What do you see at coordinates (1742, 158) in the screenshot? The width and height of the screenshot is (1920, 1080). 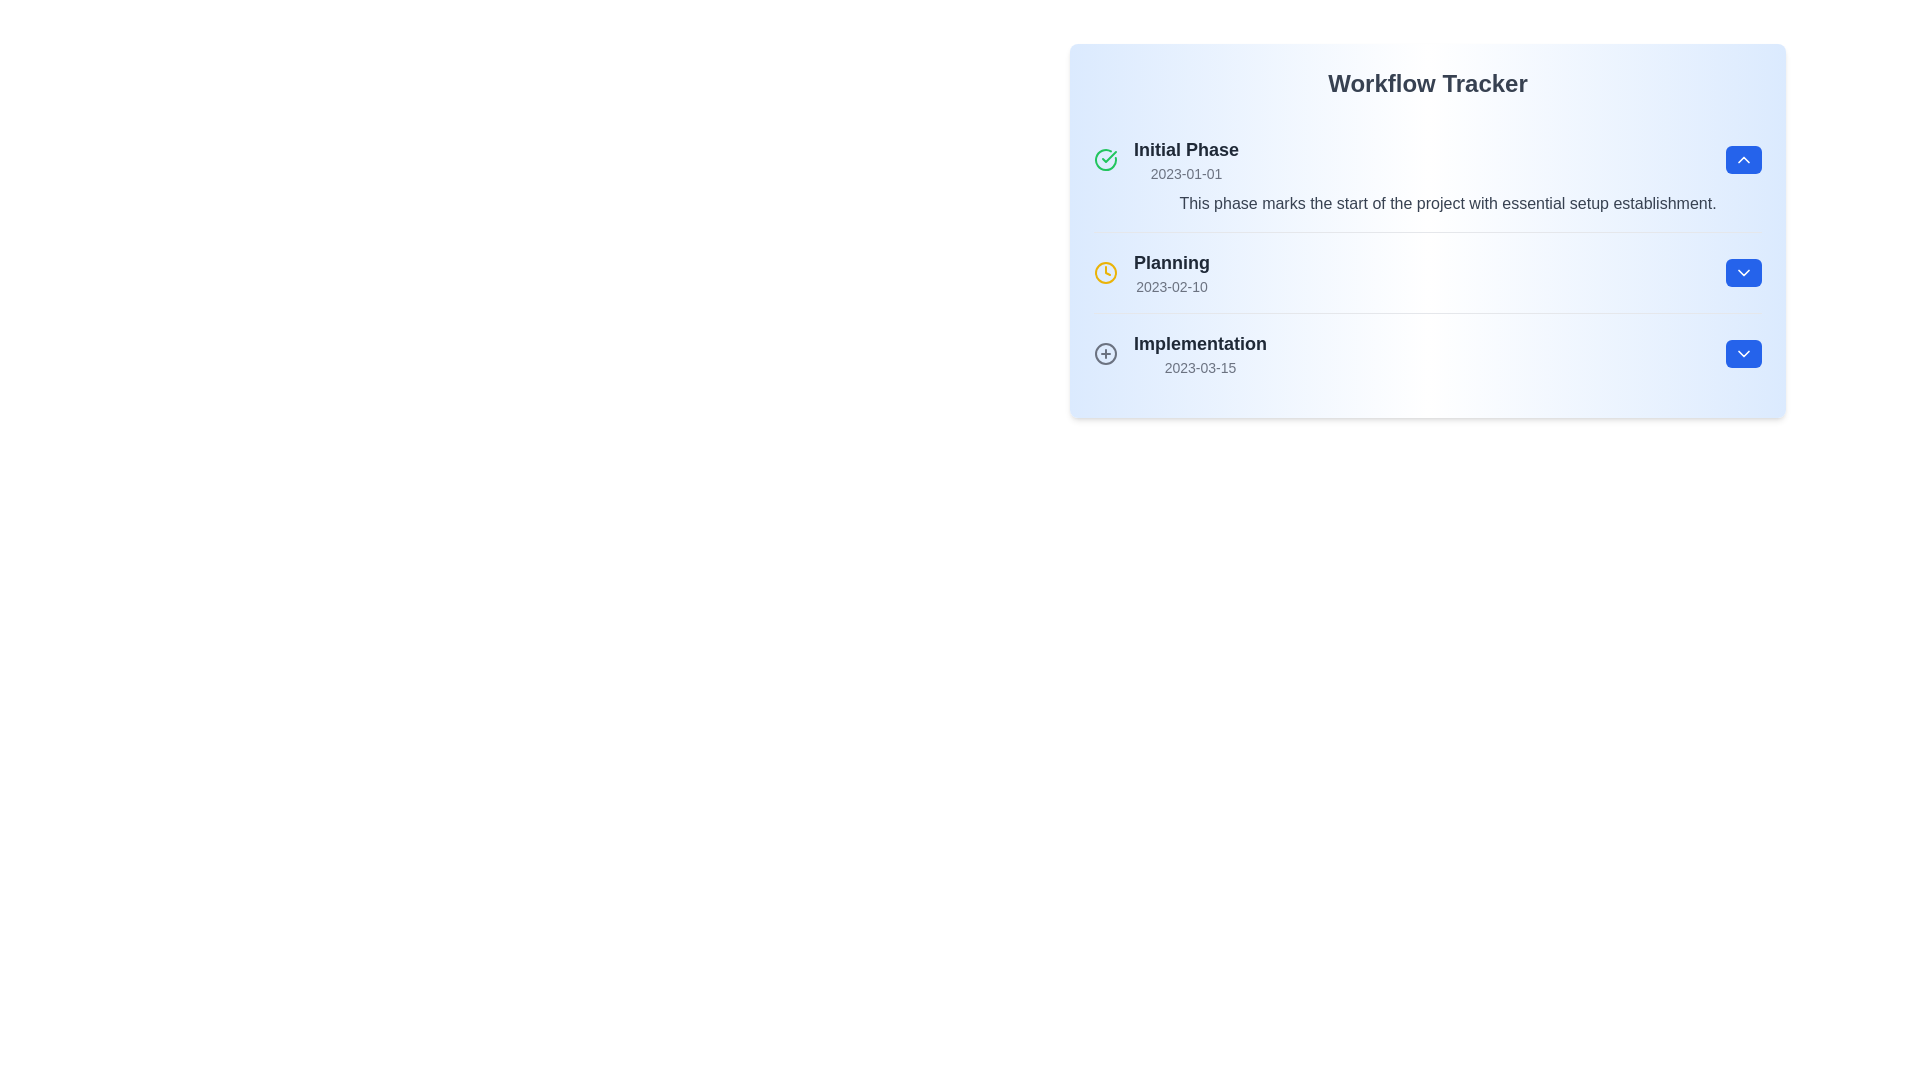 I see `the rectangular interactive button with a blue background and upward-pointing chevron icon located in the top-right corner of the first row of the workflow tracker` at bounding box center [1742, 158].